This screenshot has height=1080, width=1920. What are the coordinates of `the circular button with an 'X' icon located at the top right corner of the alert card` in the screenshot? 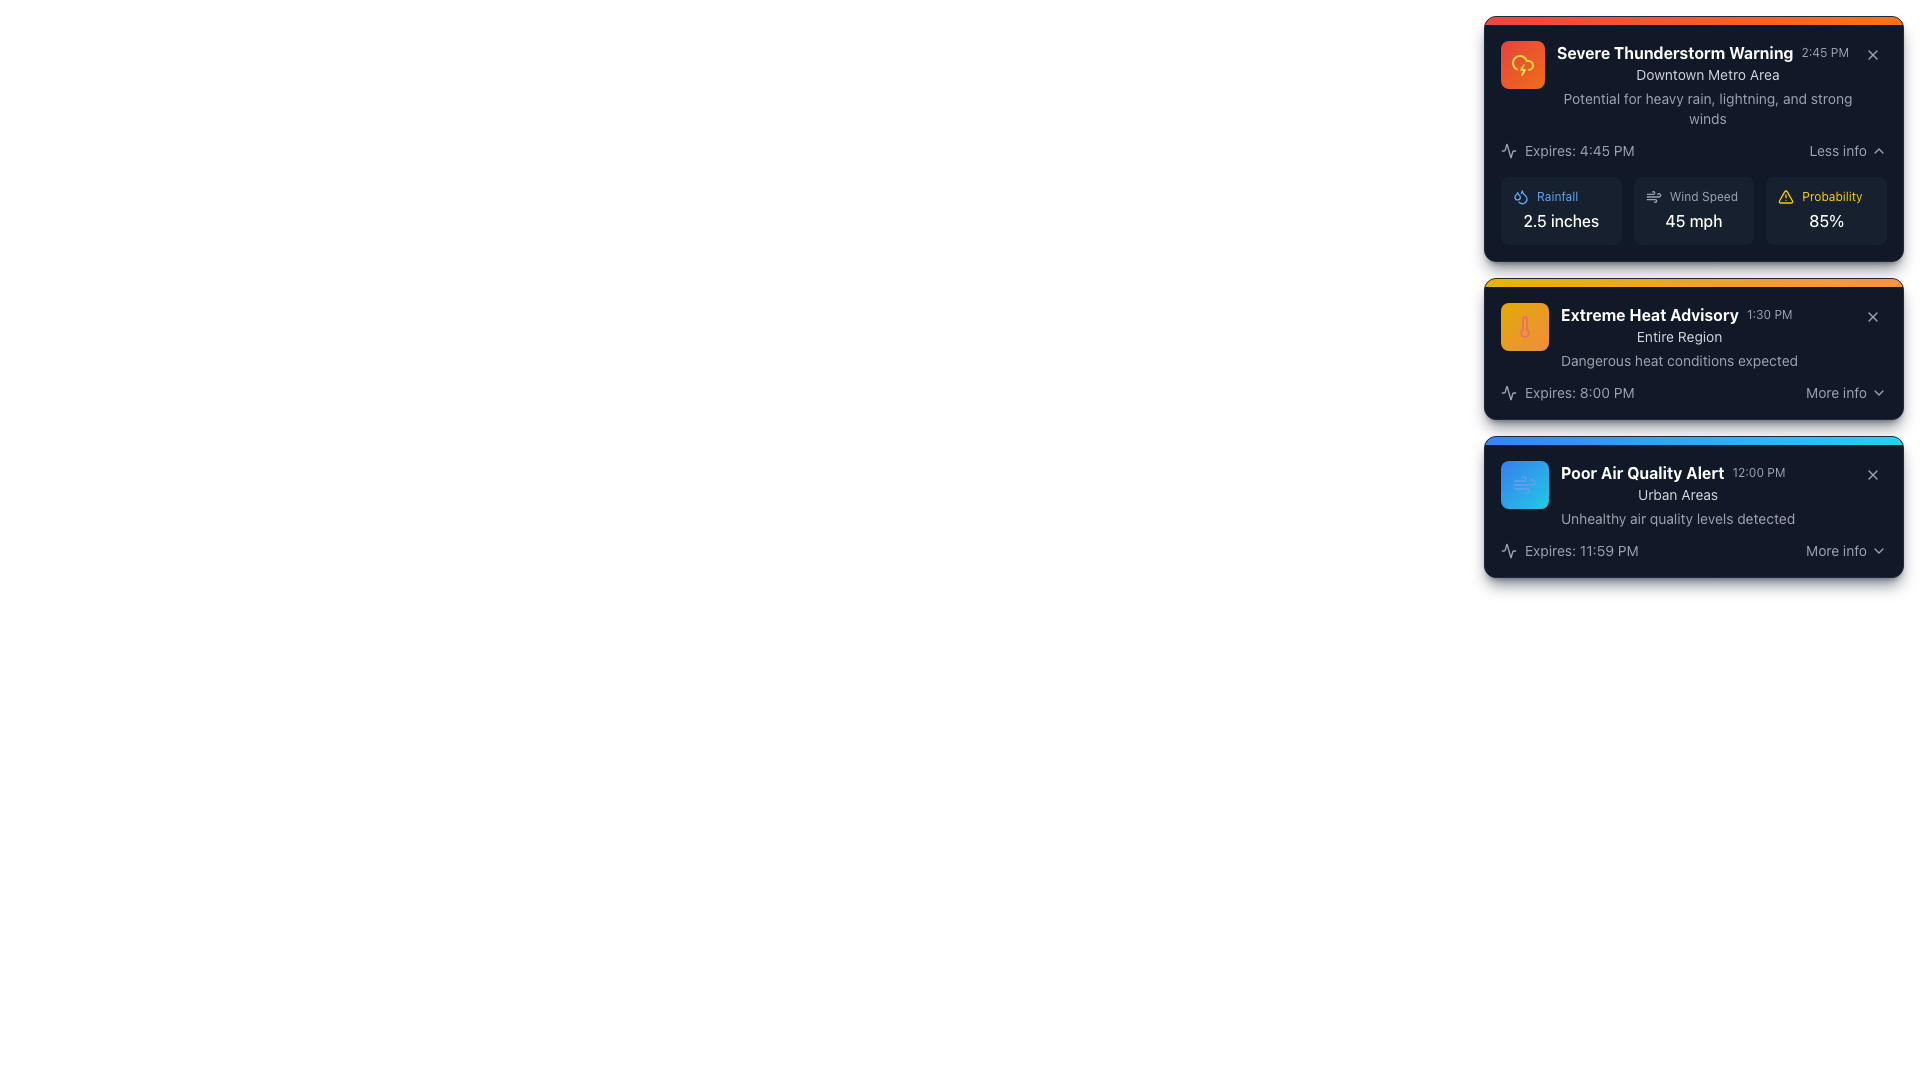 It's located at (1871, 53).